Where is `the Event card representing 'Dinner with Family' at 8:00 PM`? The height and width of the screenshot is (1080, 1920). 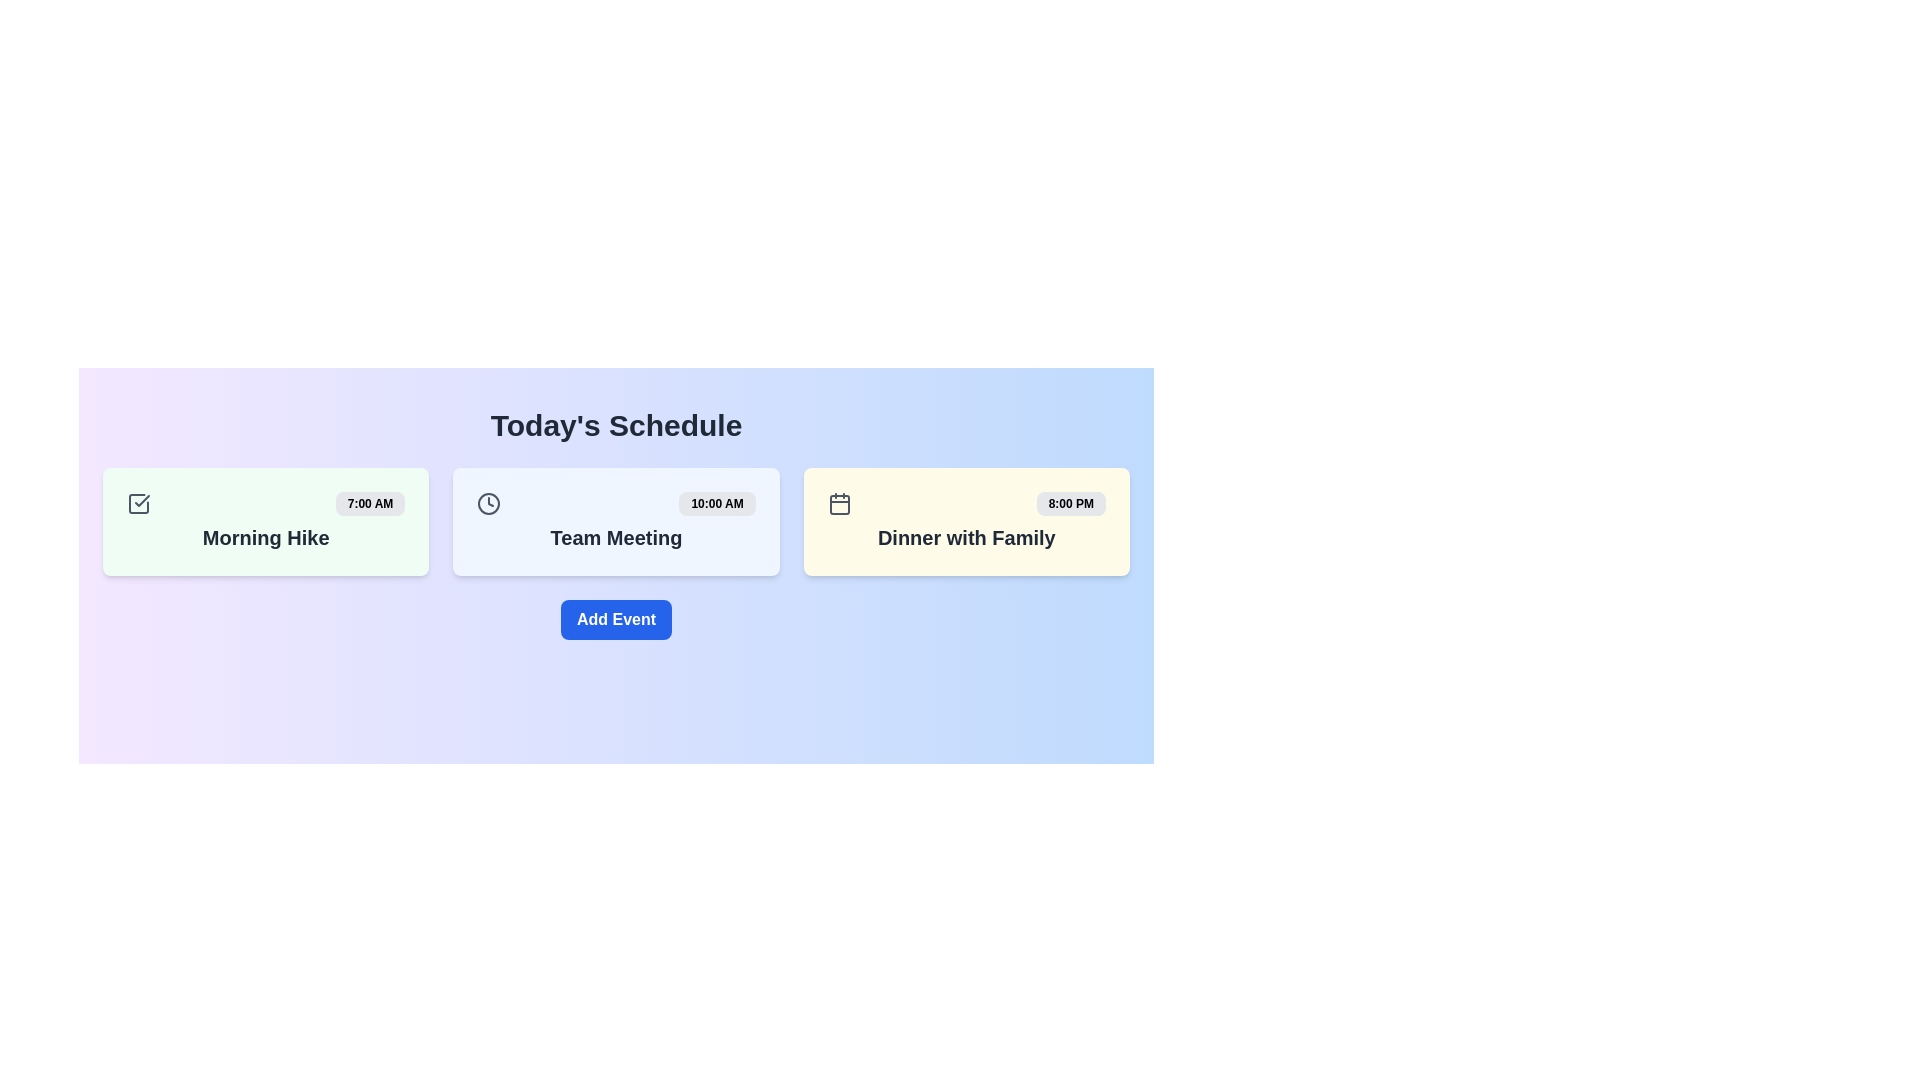
the Event card representing 'Dinner with Family' at 8:00 PM is located at coordinates (966, 520).